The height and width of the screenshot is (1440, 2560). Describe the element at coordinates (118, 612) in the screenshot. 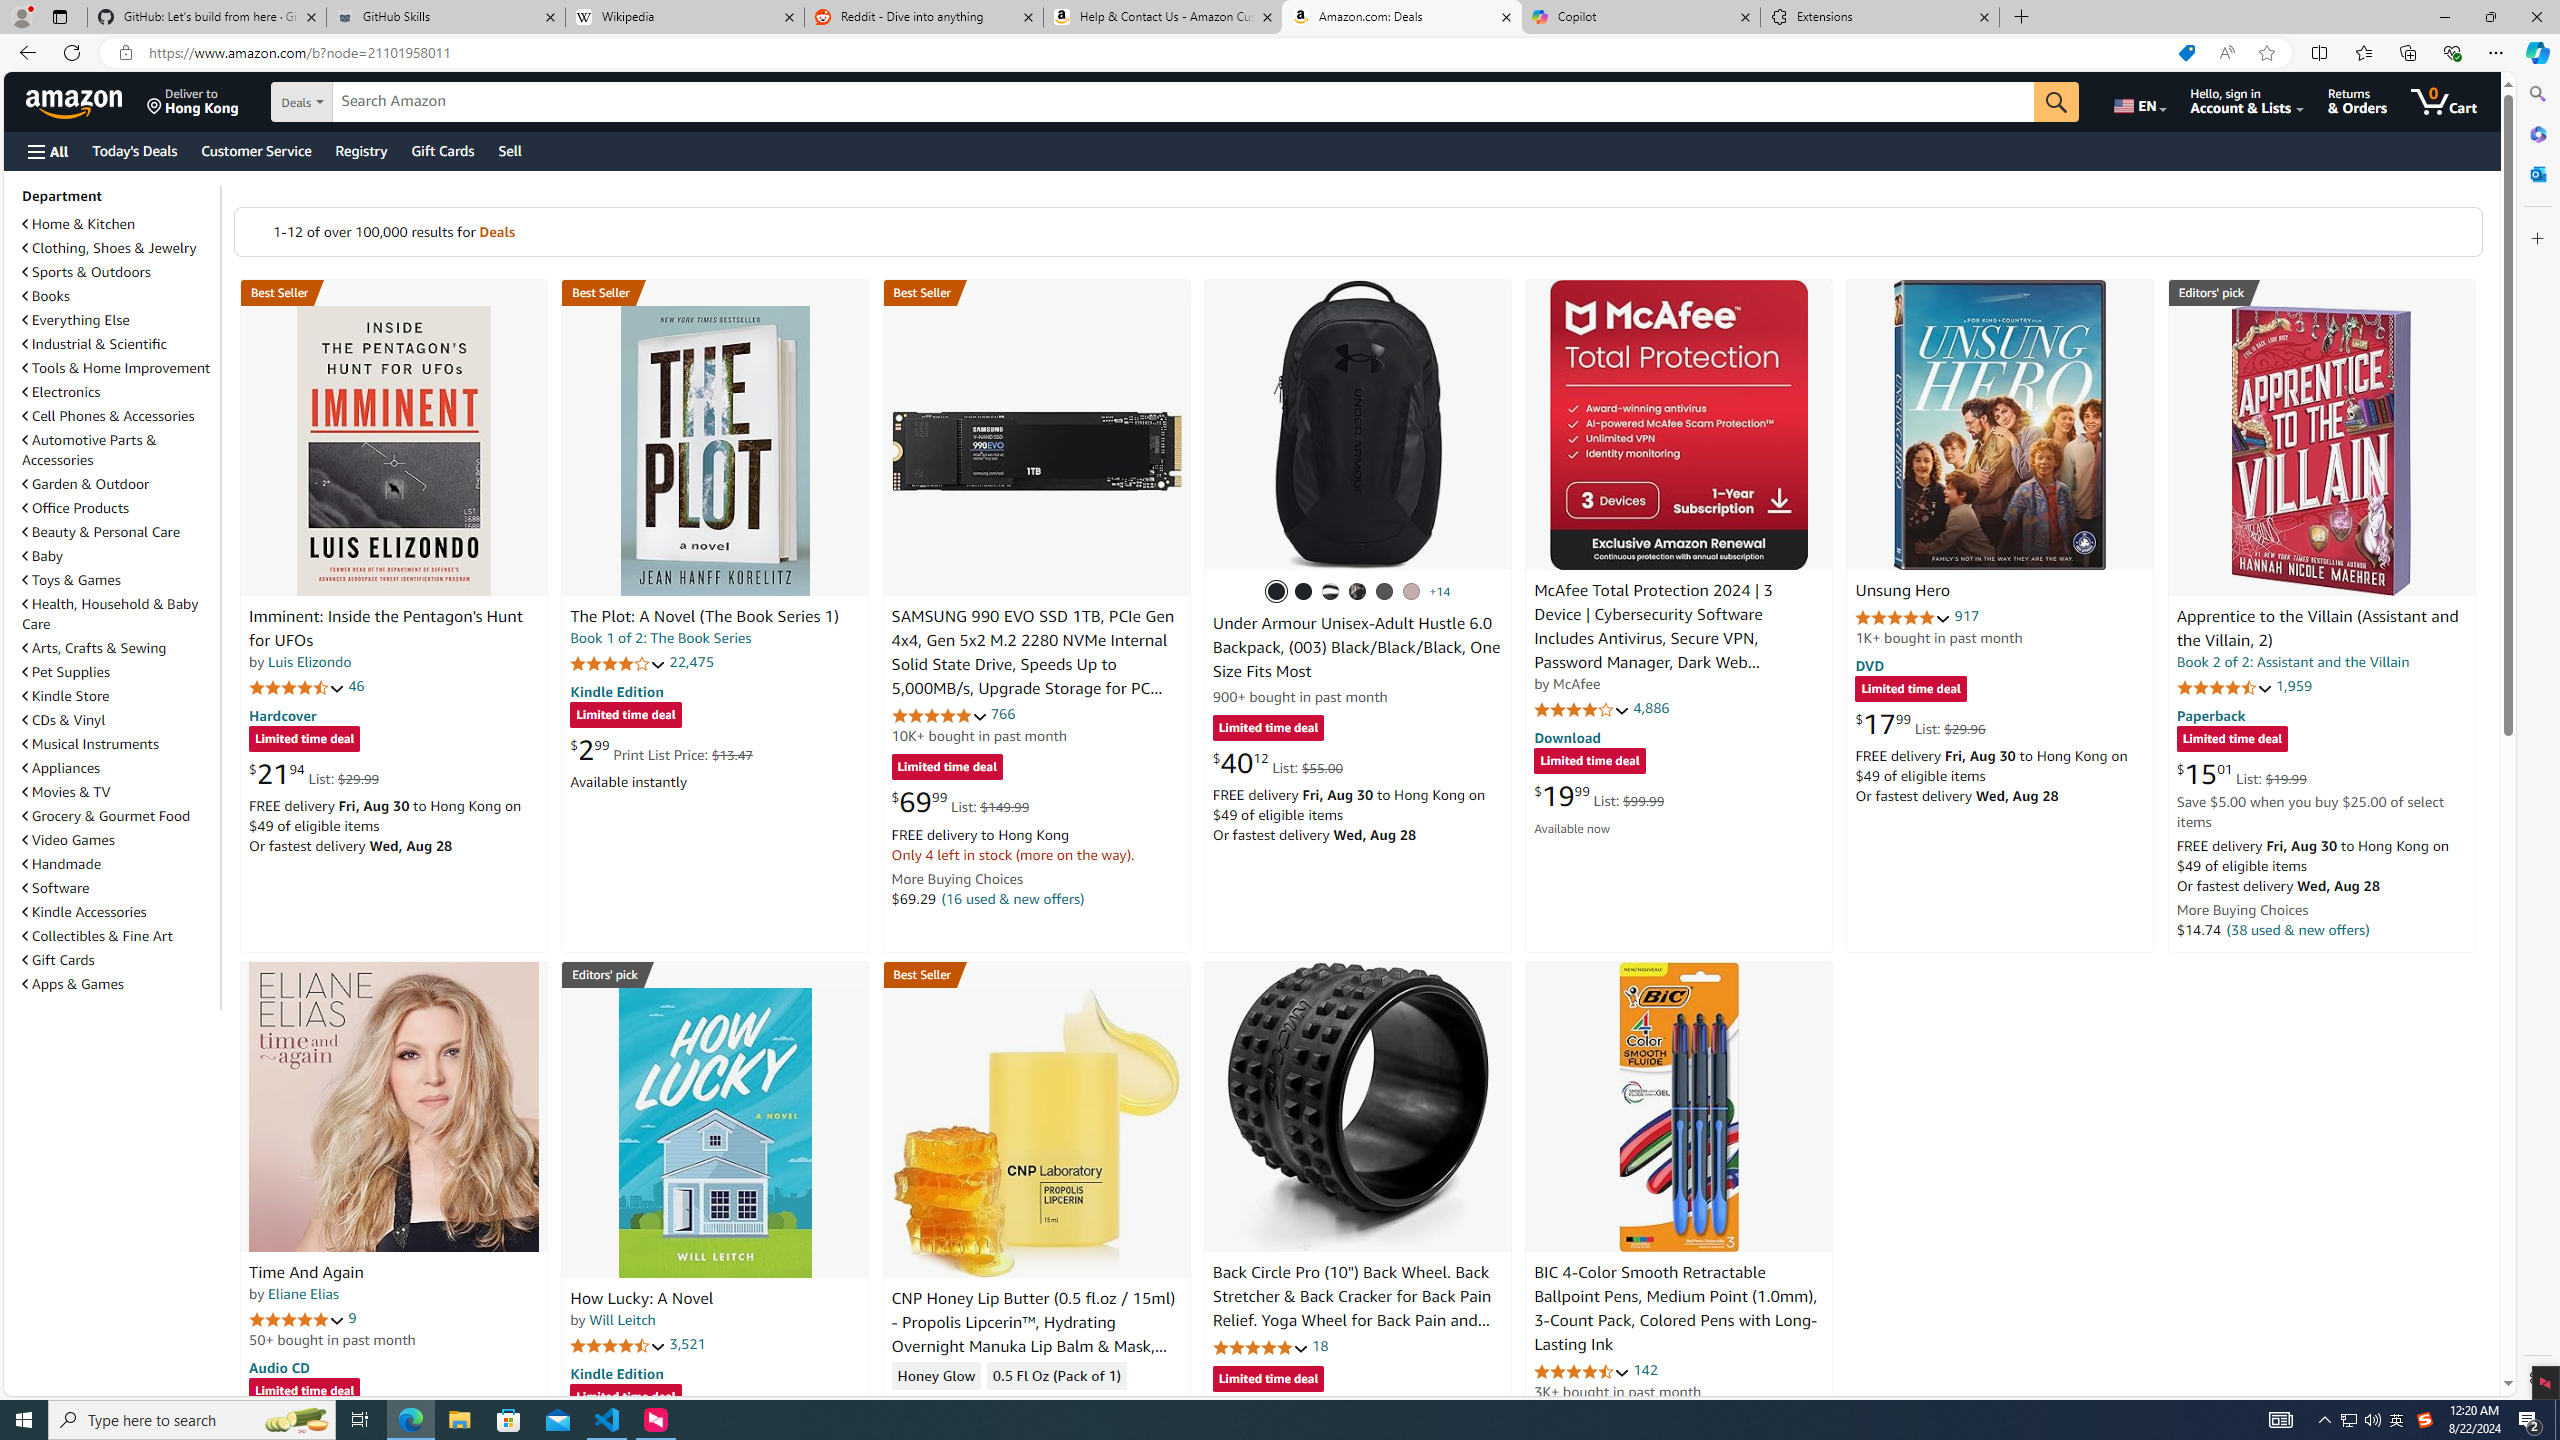

I see `'Health, Household & Baby Care'` at that location.